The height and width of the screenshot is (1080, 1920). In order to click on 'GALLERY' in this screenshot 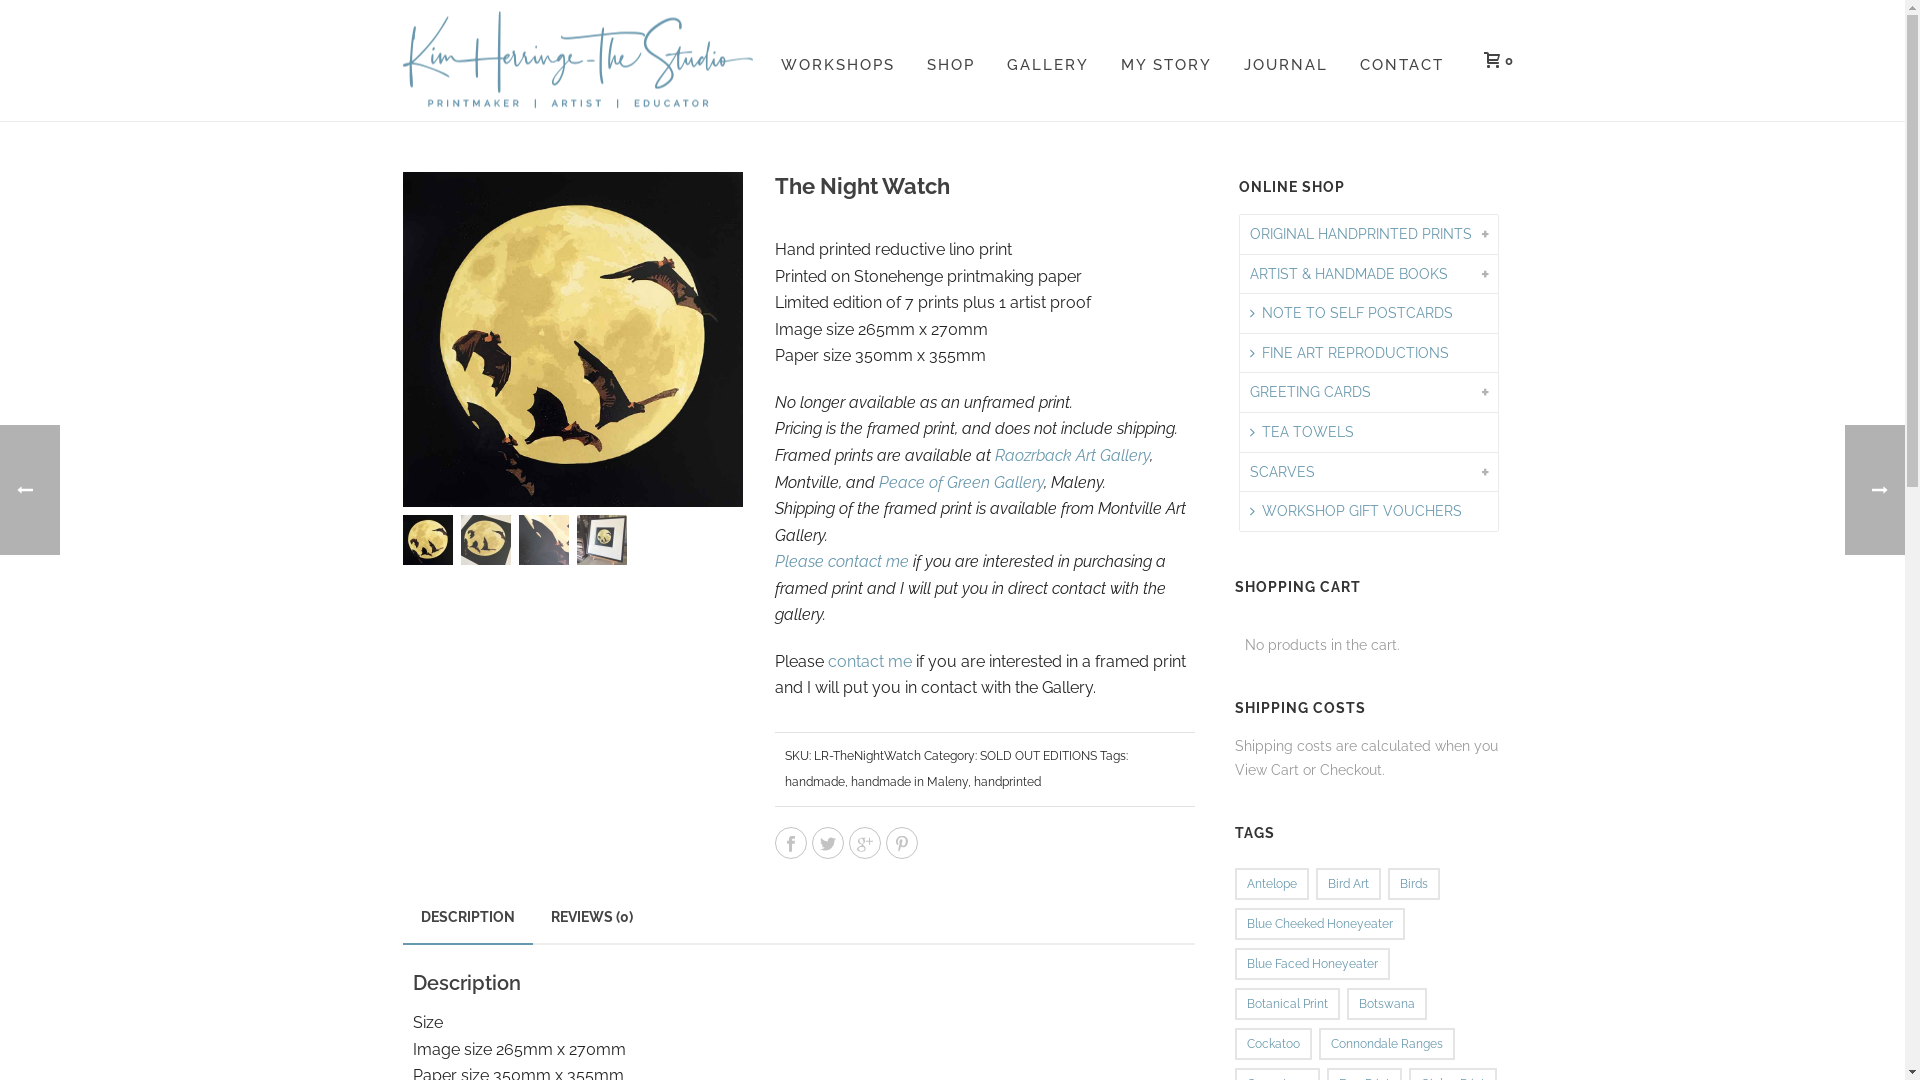, I will do `click(1045, 59)`.